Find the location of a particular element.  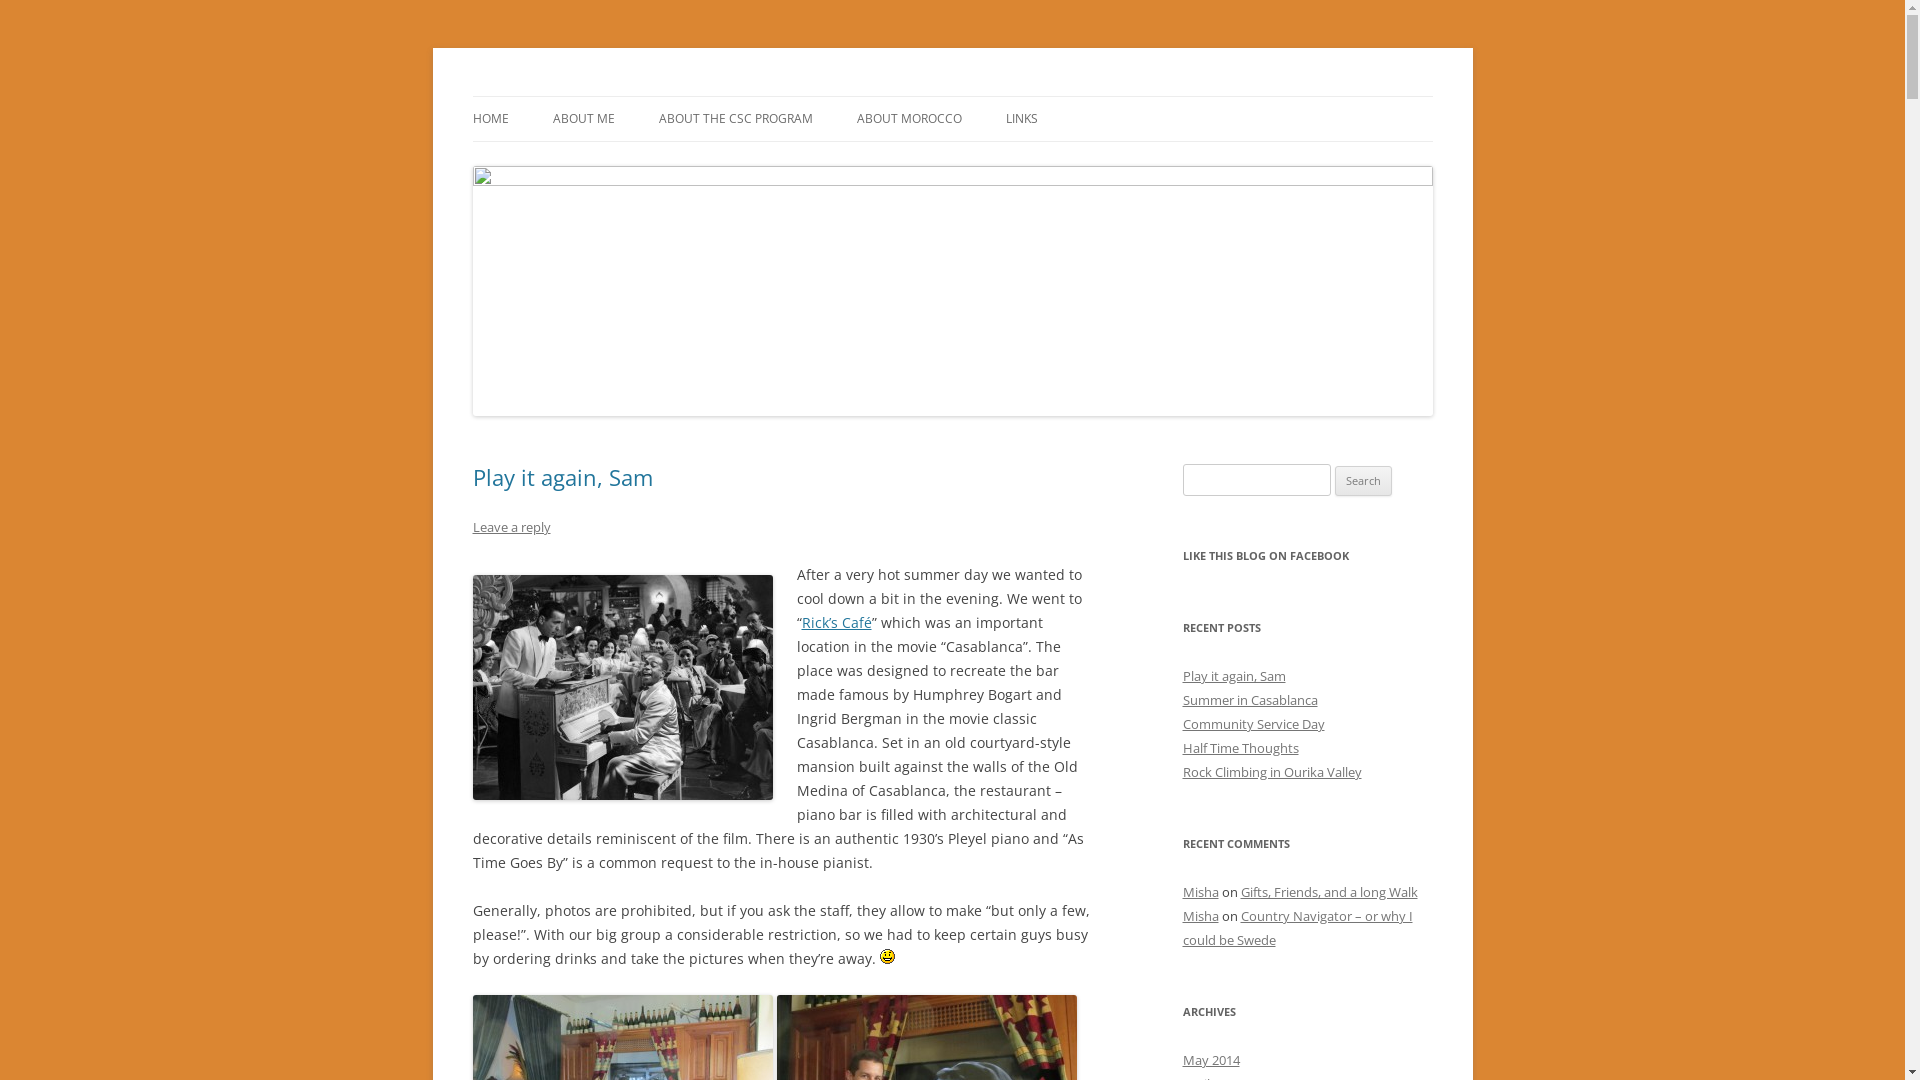

'Half Time Thoughts' is located at coordinates (1238, 748).